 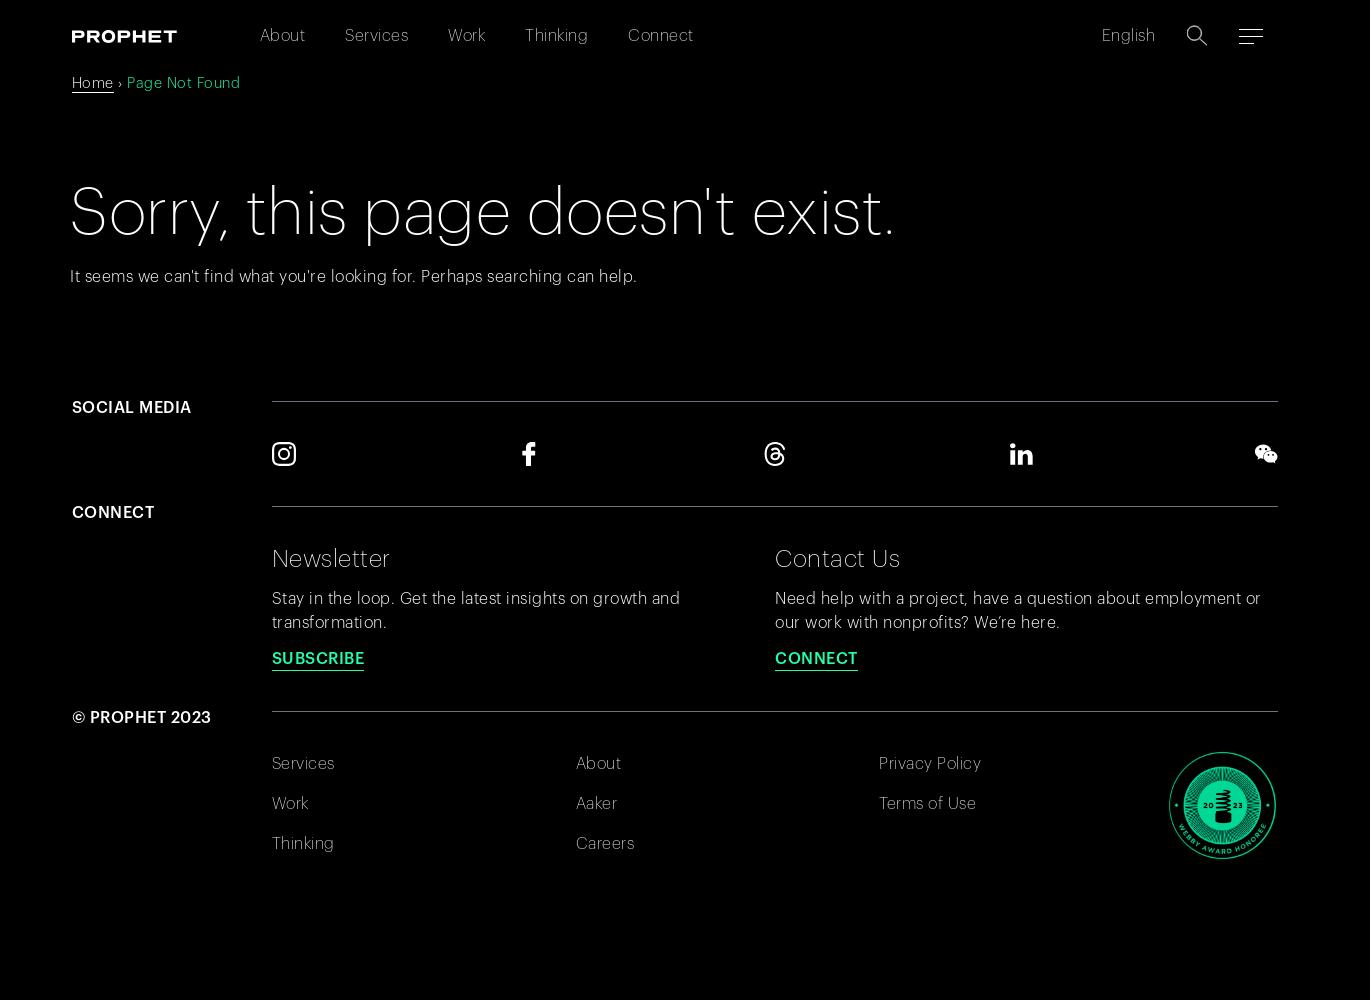 I want to click on 'Need help with a project, have a question about employment or our work with nonprofits? We’re here.', so click(x=1018, y=609).